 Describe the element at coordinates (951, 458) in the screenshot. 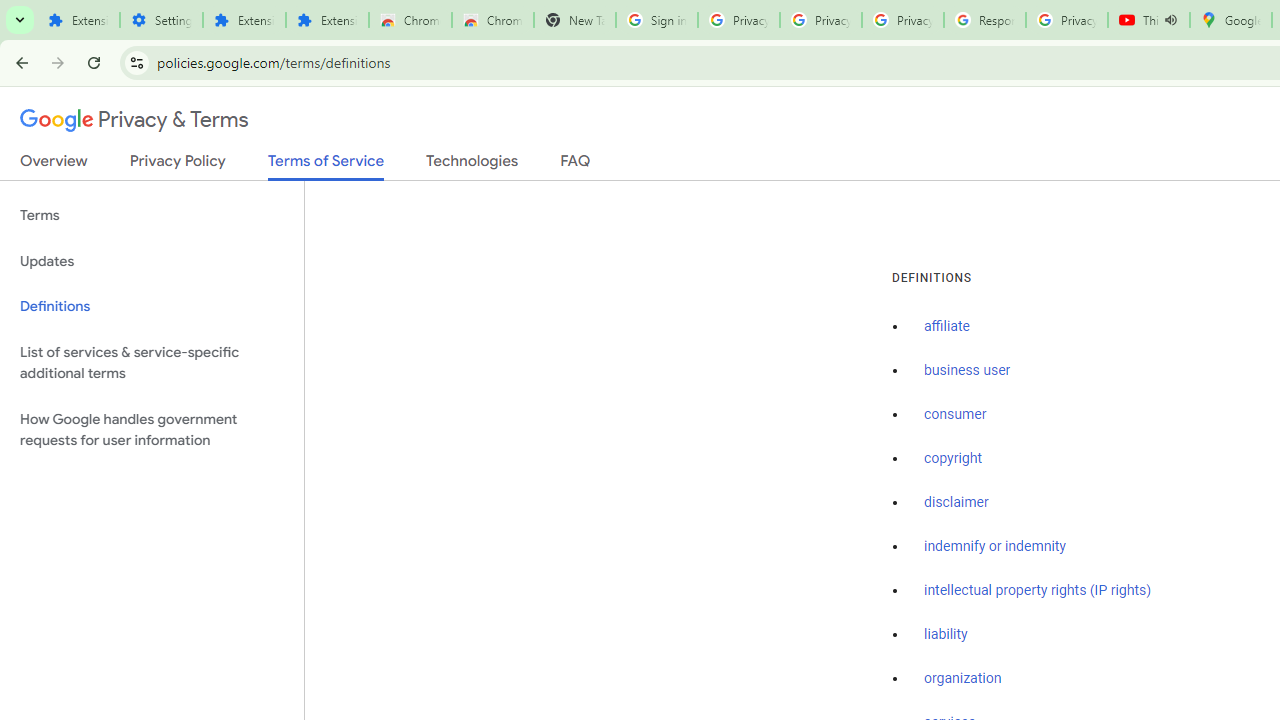

I see `'copyright'` at that location.